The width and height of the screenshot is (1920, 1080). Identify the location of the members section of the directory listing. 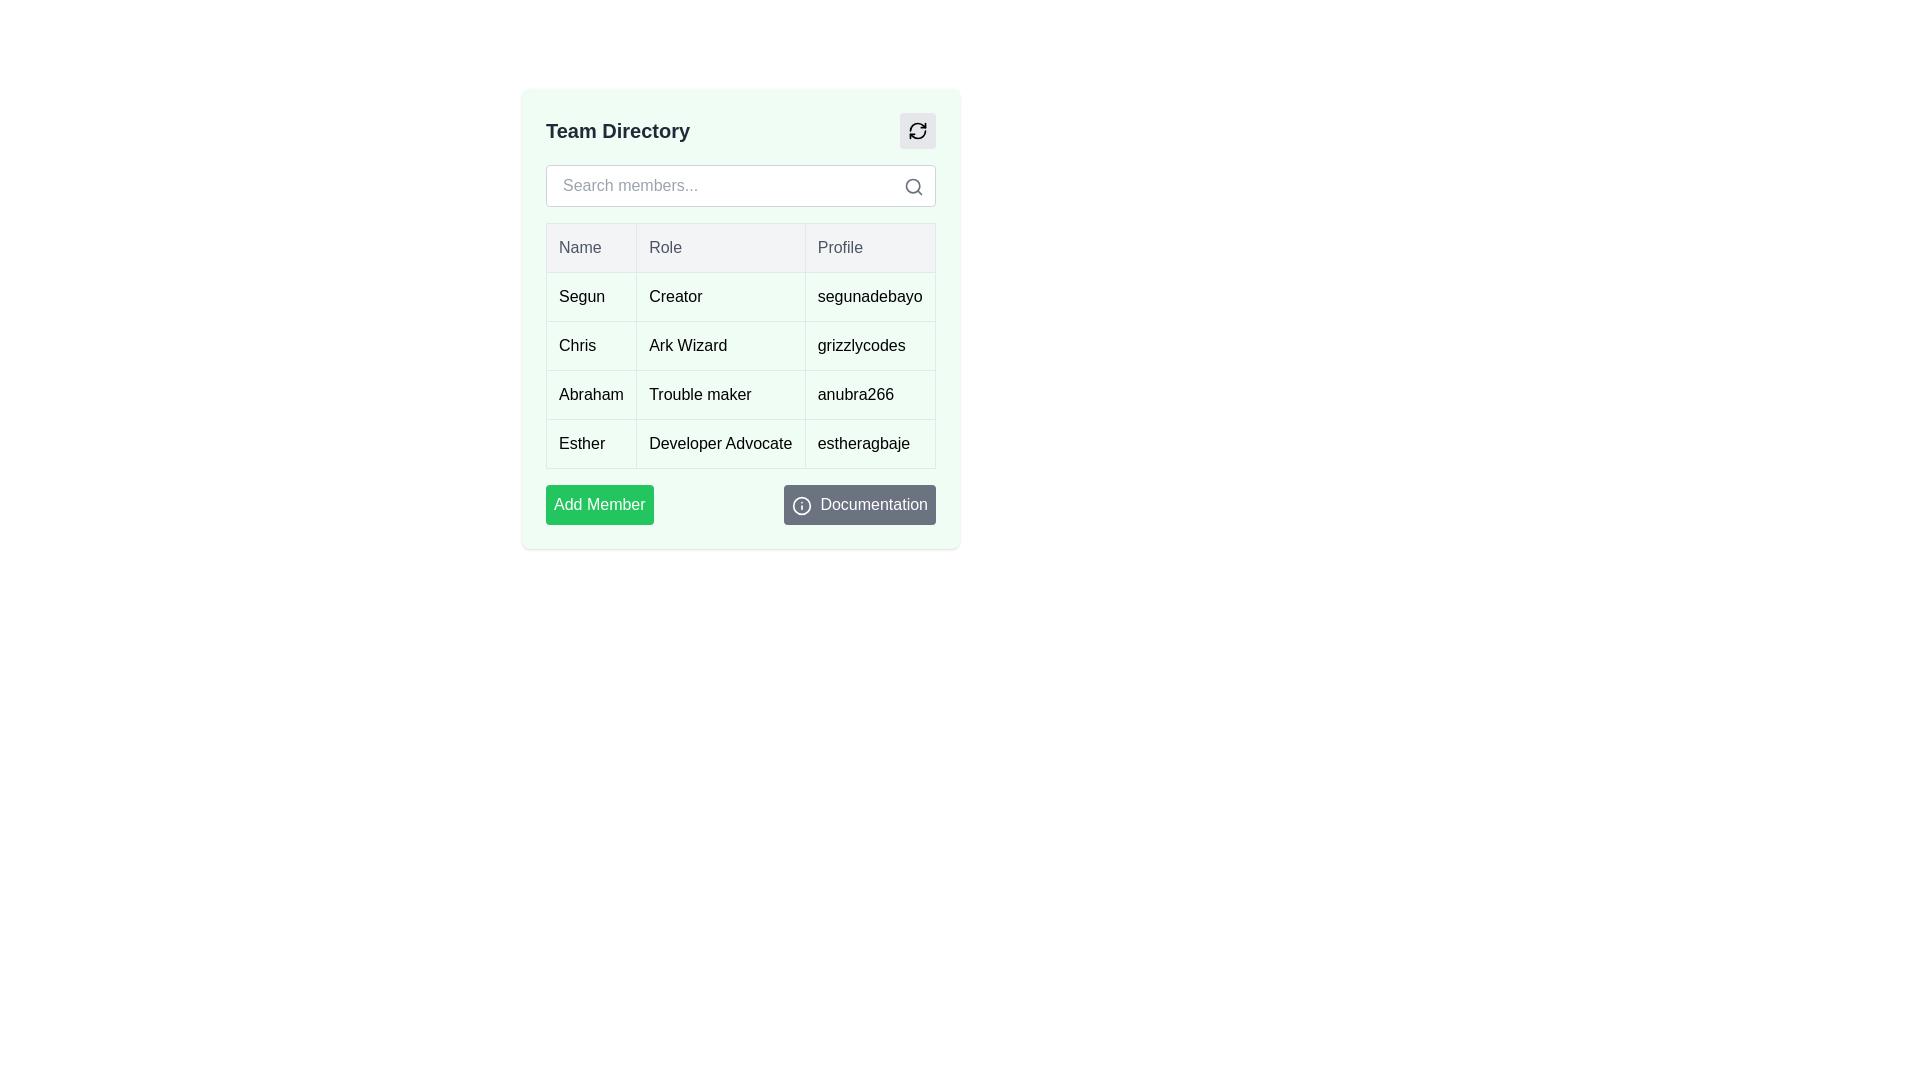
(739, 318).